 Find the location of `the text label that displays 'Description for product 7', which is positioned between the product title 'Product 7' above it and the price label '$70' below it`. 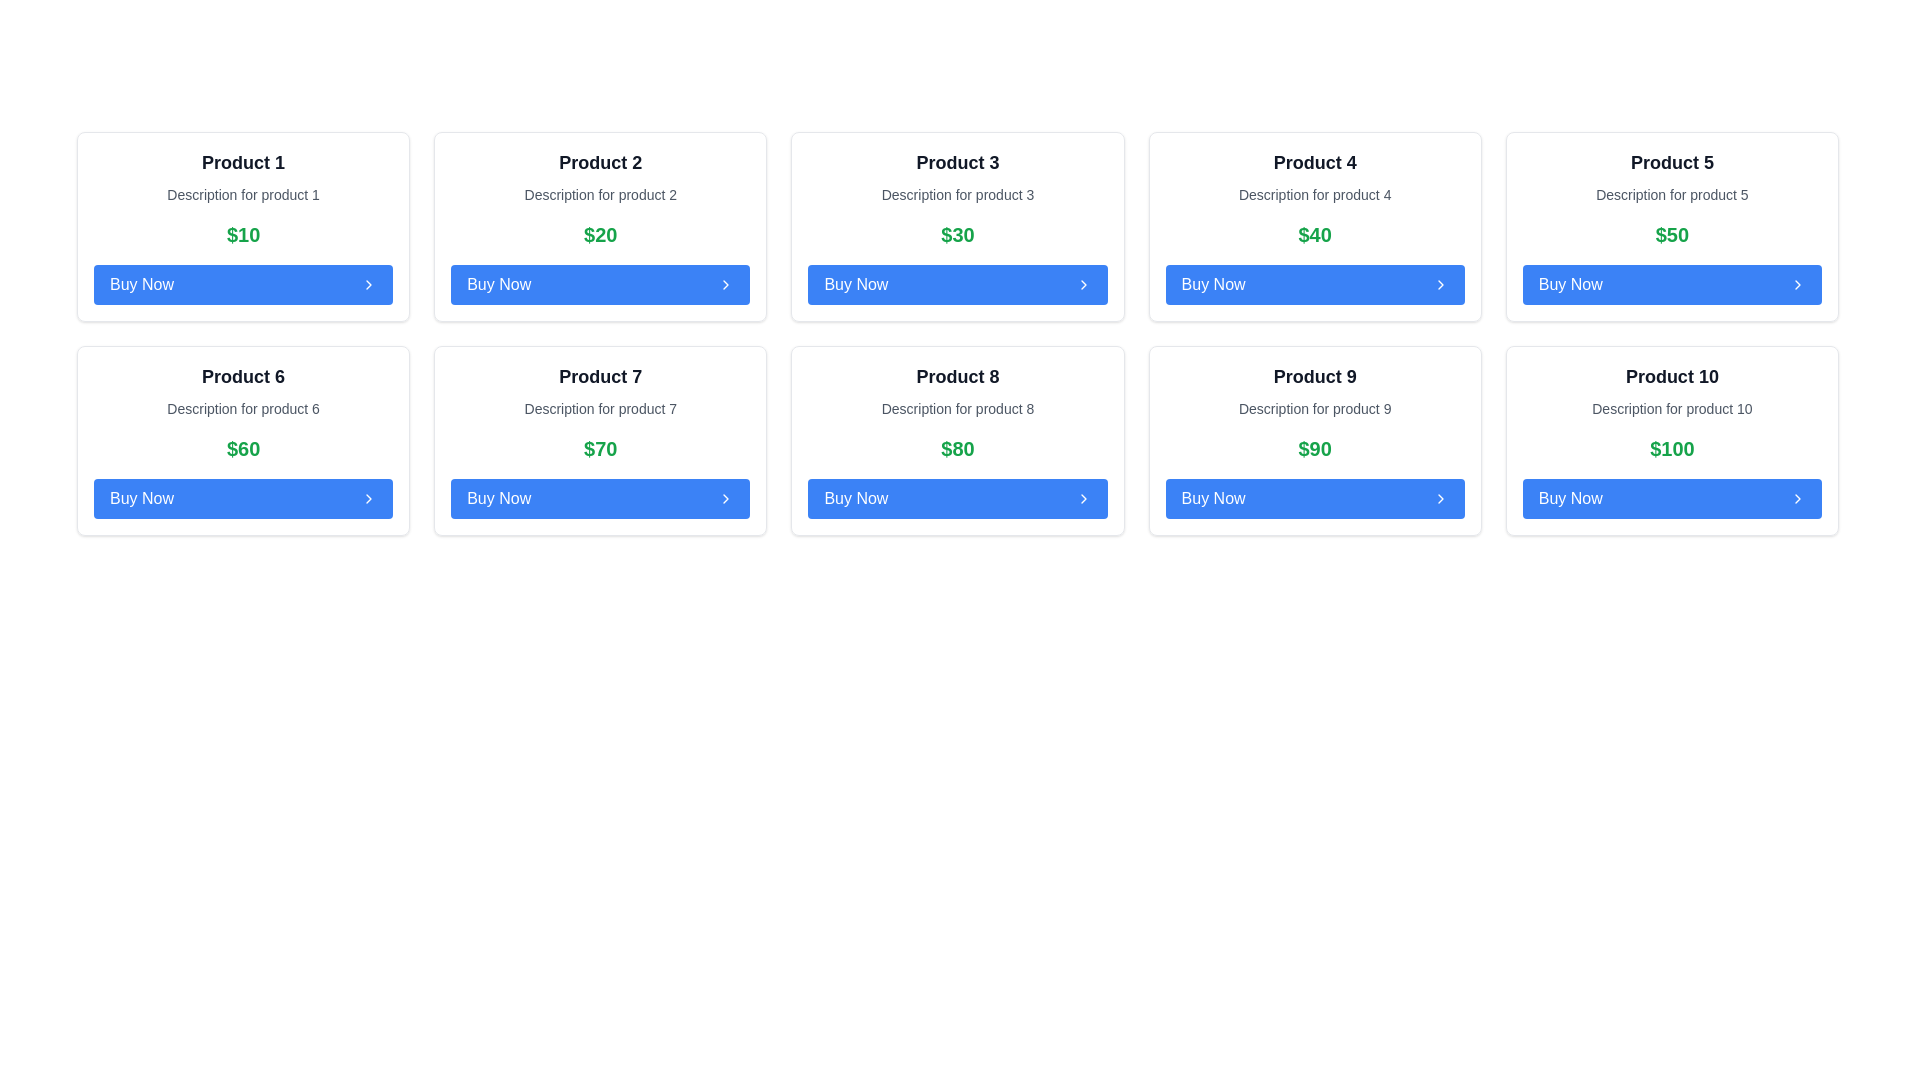

the text label that displays 'Description for product 7', which is positioned between the product title 'Product 7' above it and the price label '$70' below it is located at coordinates (599, 407).